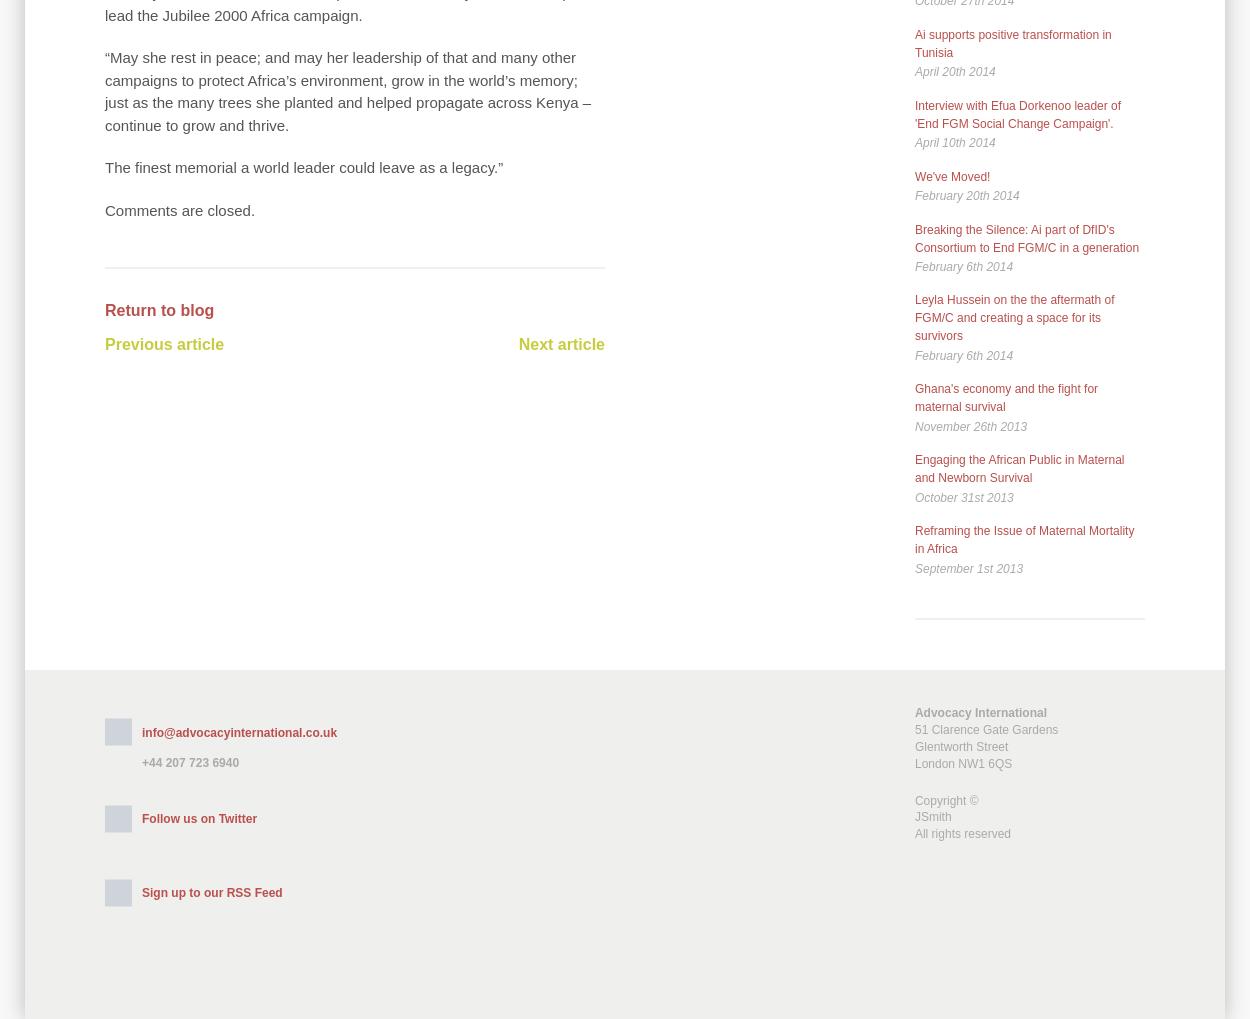 Image resolution: width=1250 pixels, height=1019 pixels. I want to click on 'Engaging the African Public in Maternal and Newborn Survival', so click(915, 468).